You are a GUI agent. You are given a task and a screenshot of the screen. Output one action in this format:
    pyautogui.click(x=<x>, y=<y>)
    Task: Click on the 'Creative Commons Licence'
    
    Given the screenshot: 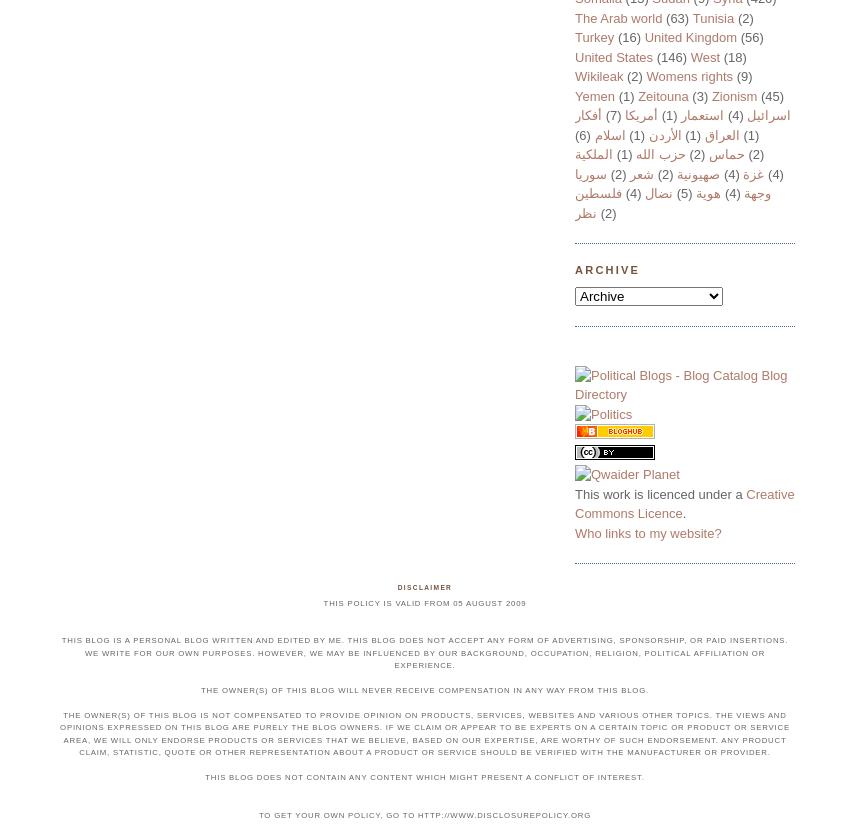 What is the action you would take?
    pyautogui.click(x=683, y=503)
    